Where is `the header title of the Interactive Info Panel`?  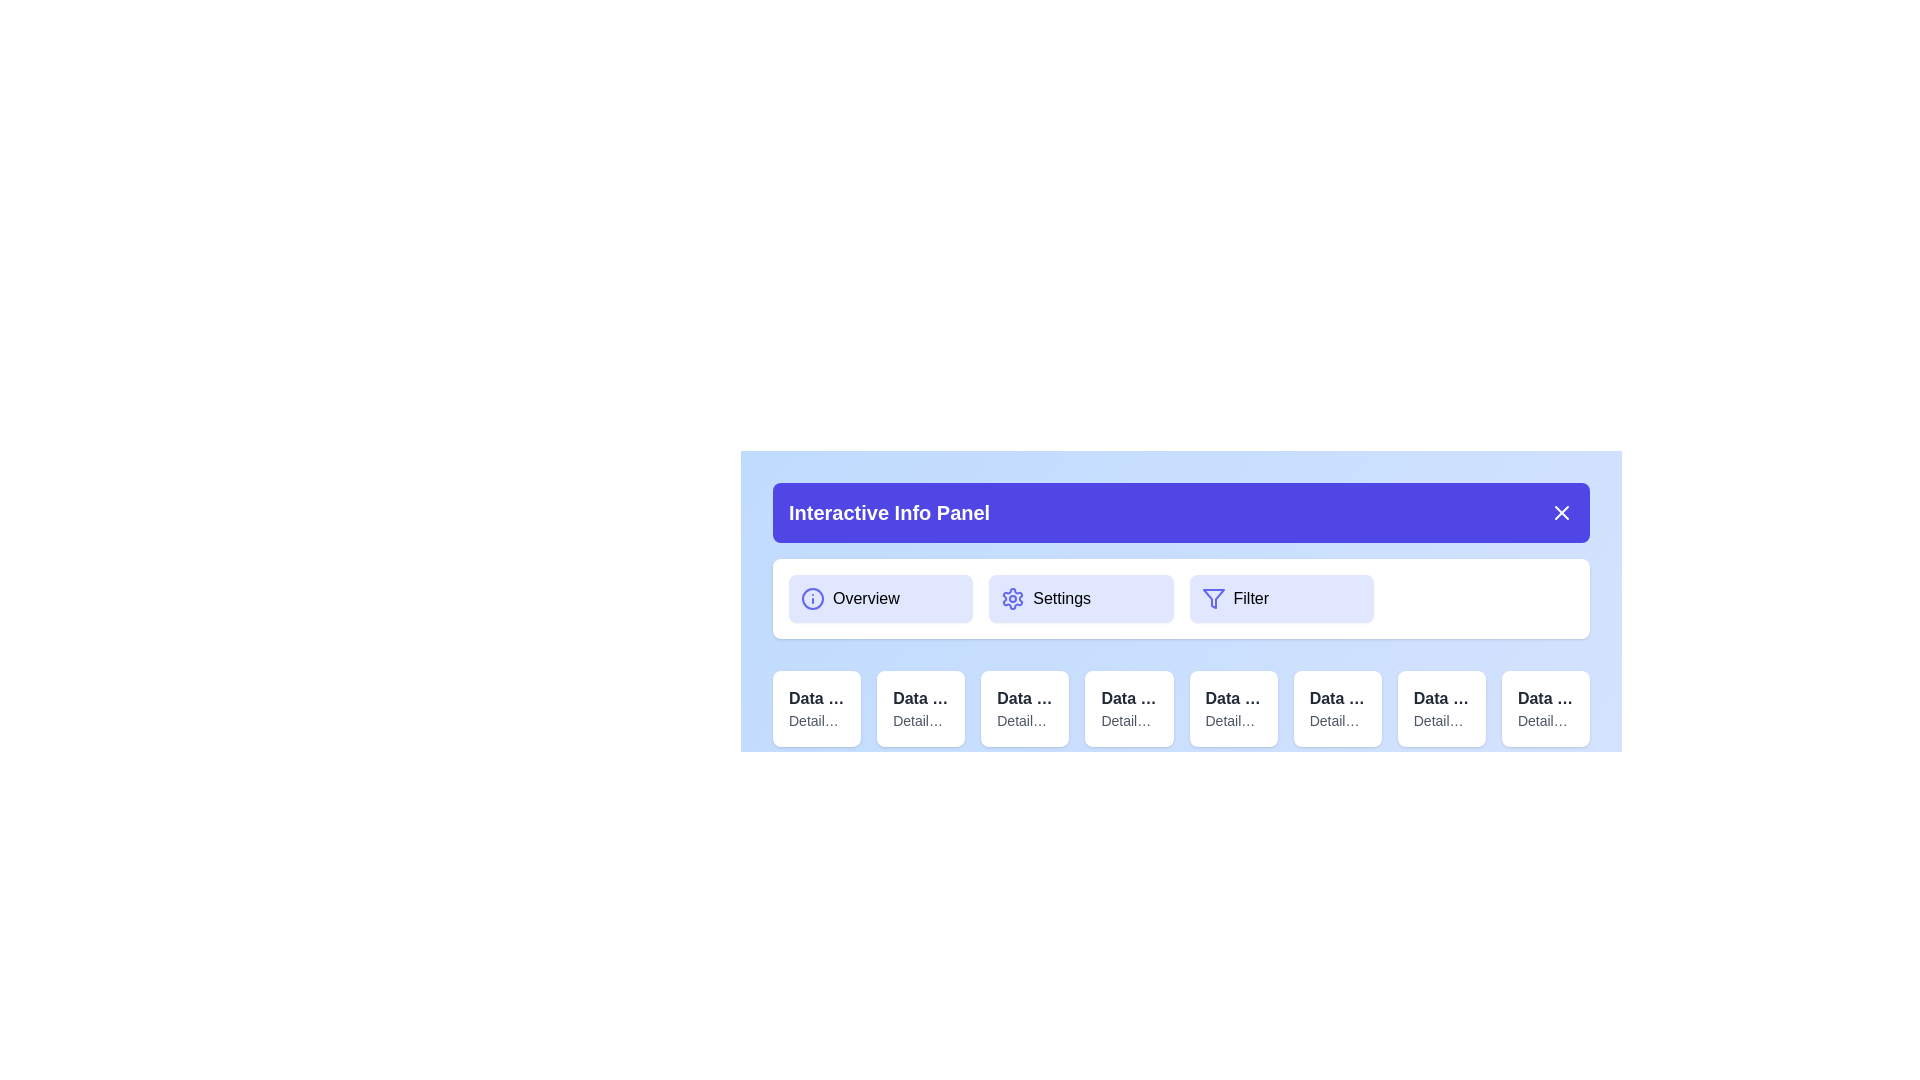 the header title of the Interactive Info Panel is located at coordinates (1181, 512).